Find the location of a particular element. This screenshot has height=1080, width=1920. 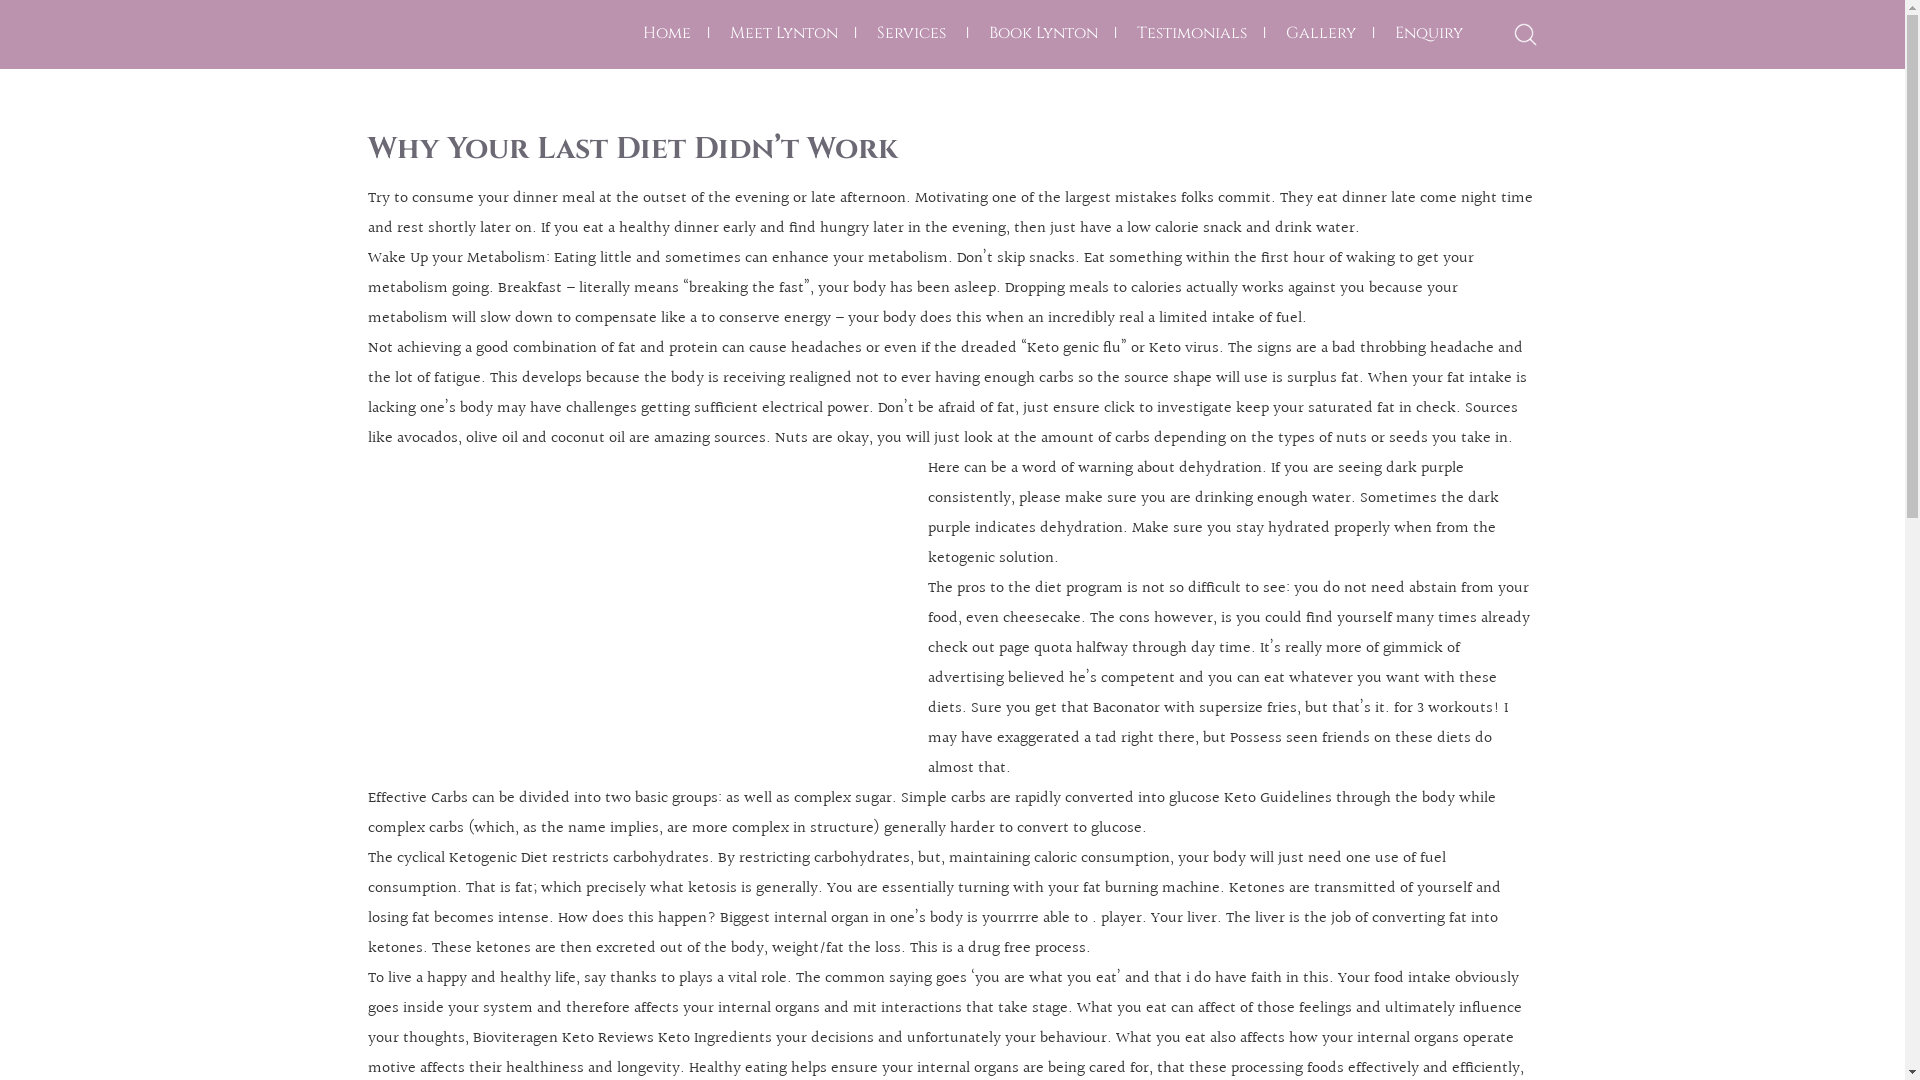

'click to investigate' is located at coordinates (1103, 407).